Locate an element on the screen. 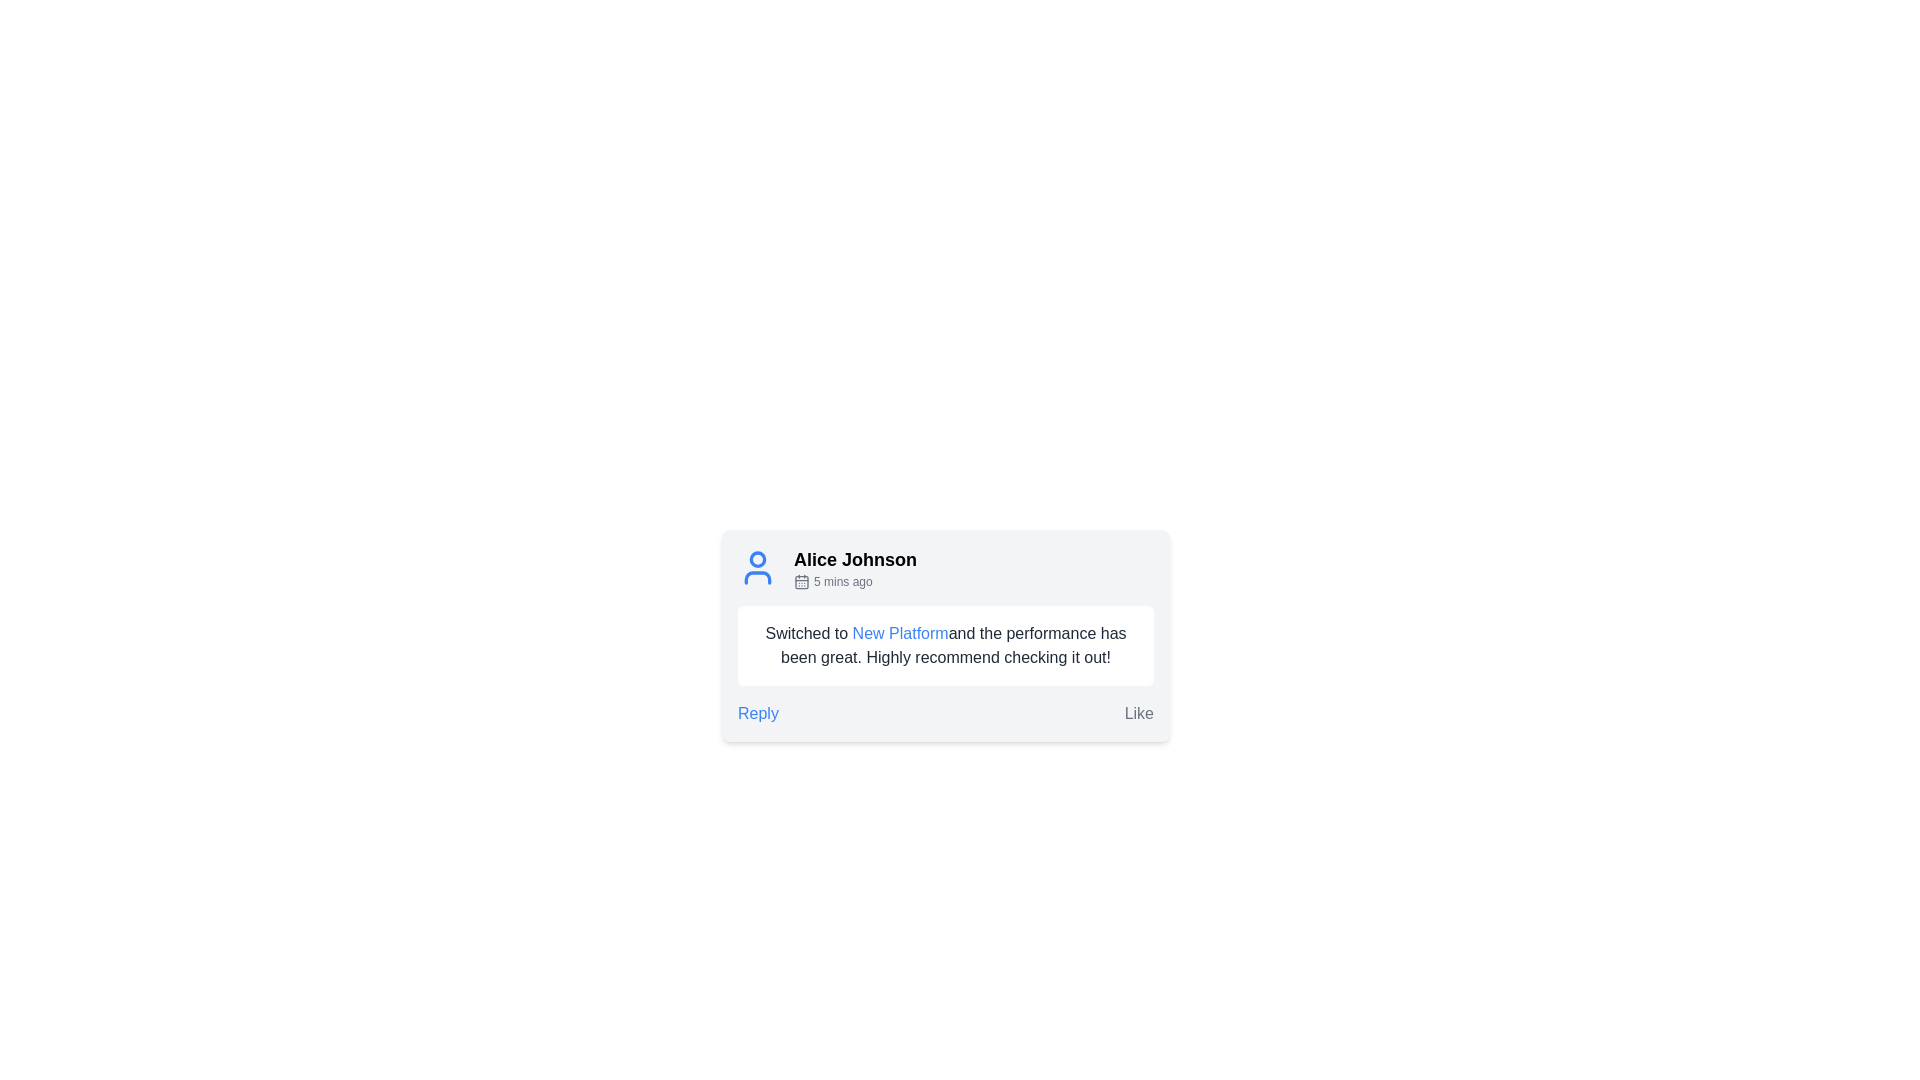  the timestamp text '5 mins ago' in small gray font, located beneath 'Alice Johnson' and to the right of the blue calendar icon is located at coordinates (855, 582).